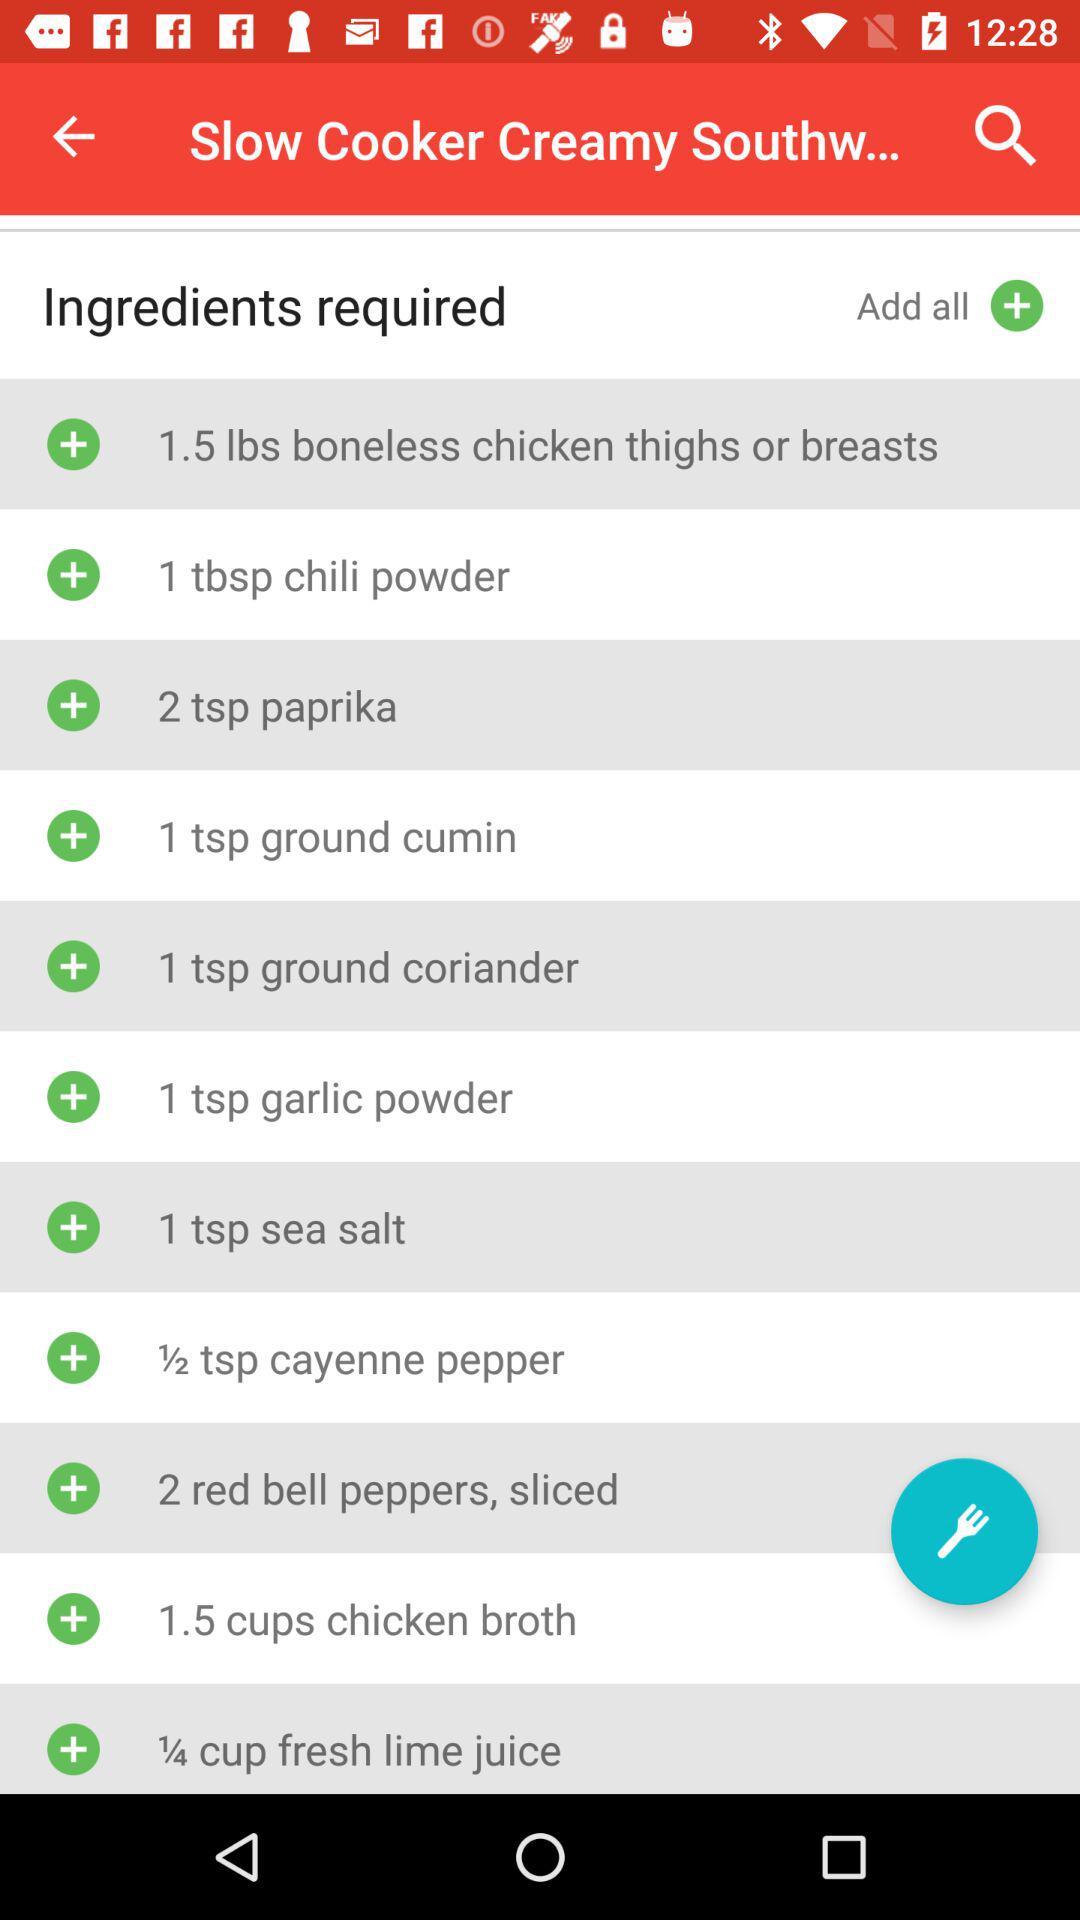  I want to click on icon above the ingredients required item, so click(72, 135).